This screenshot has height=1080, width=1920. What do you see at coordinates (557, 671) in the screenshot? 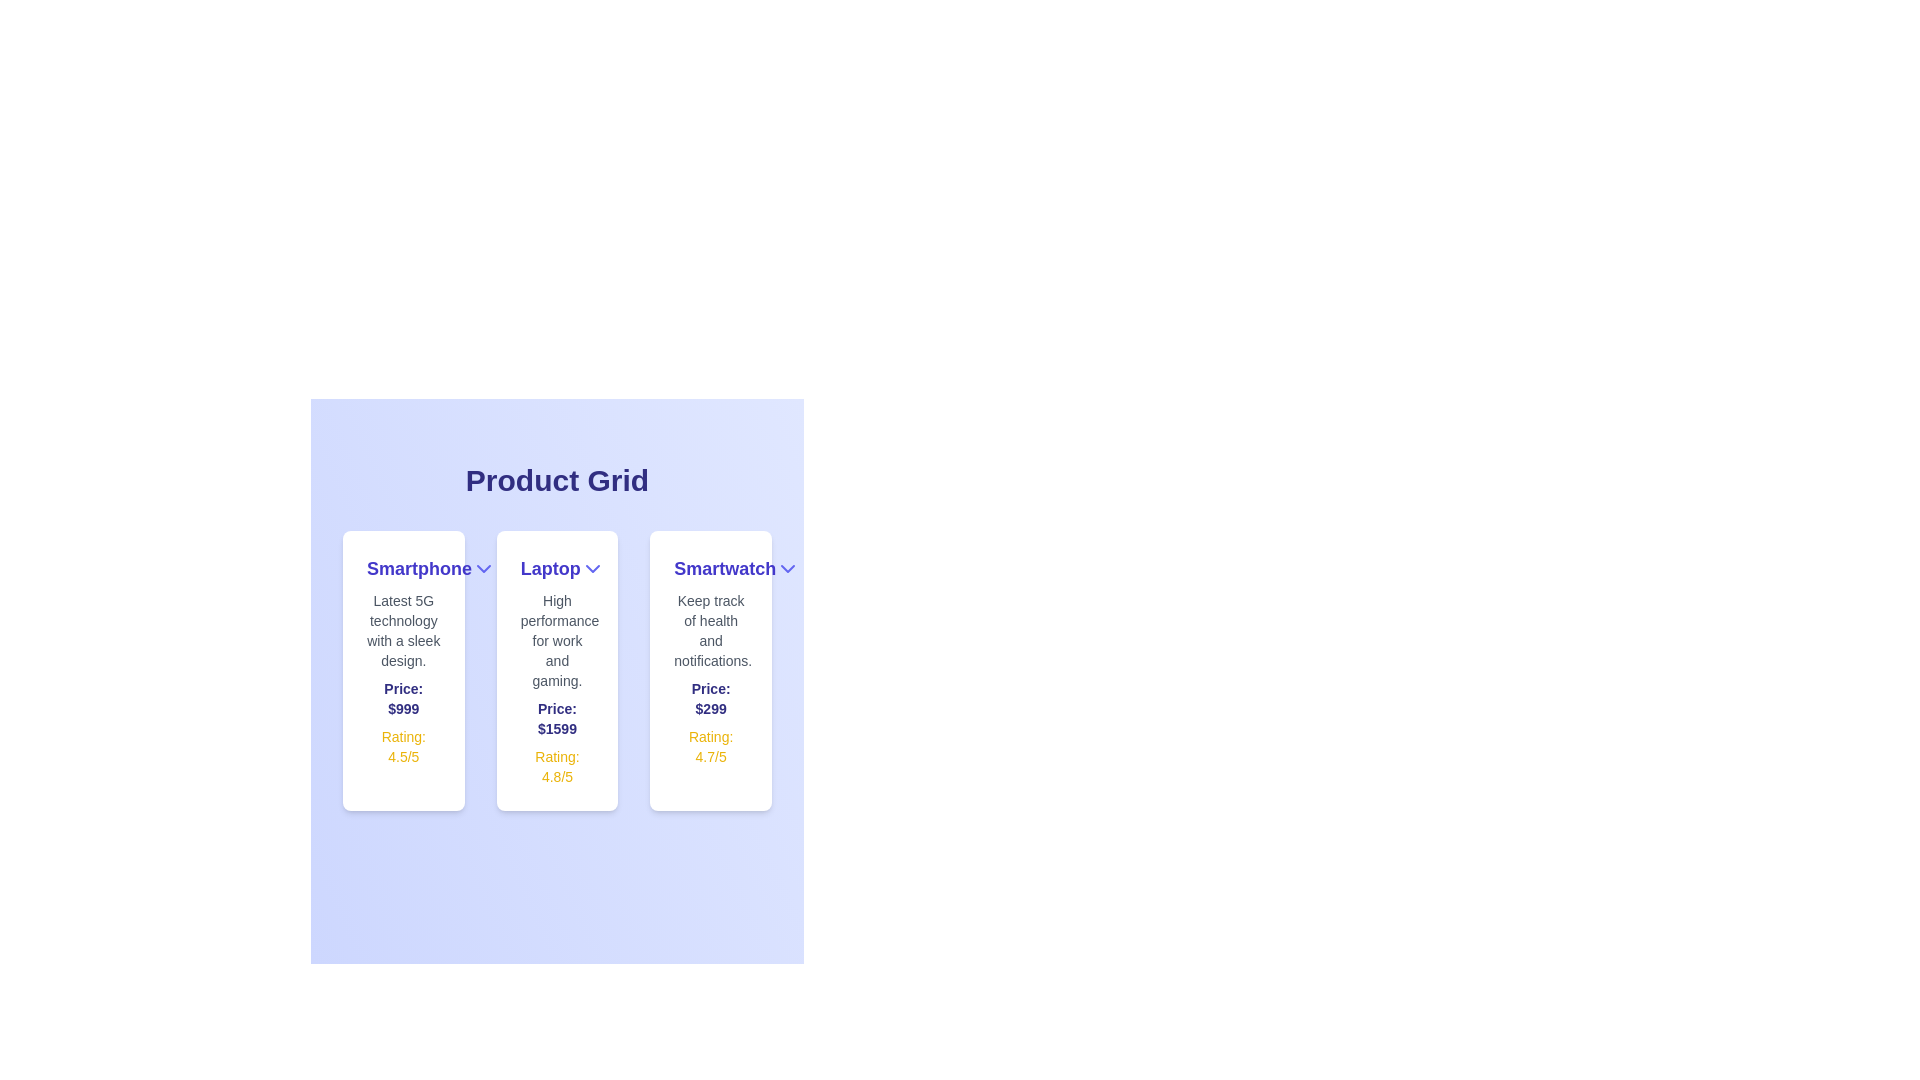
I see `on the second card in the product grid that displays information about the laptop, including its features, price, and rating` at bounding box center [557, 671].